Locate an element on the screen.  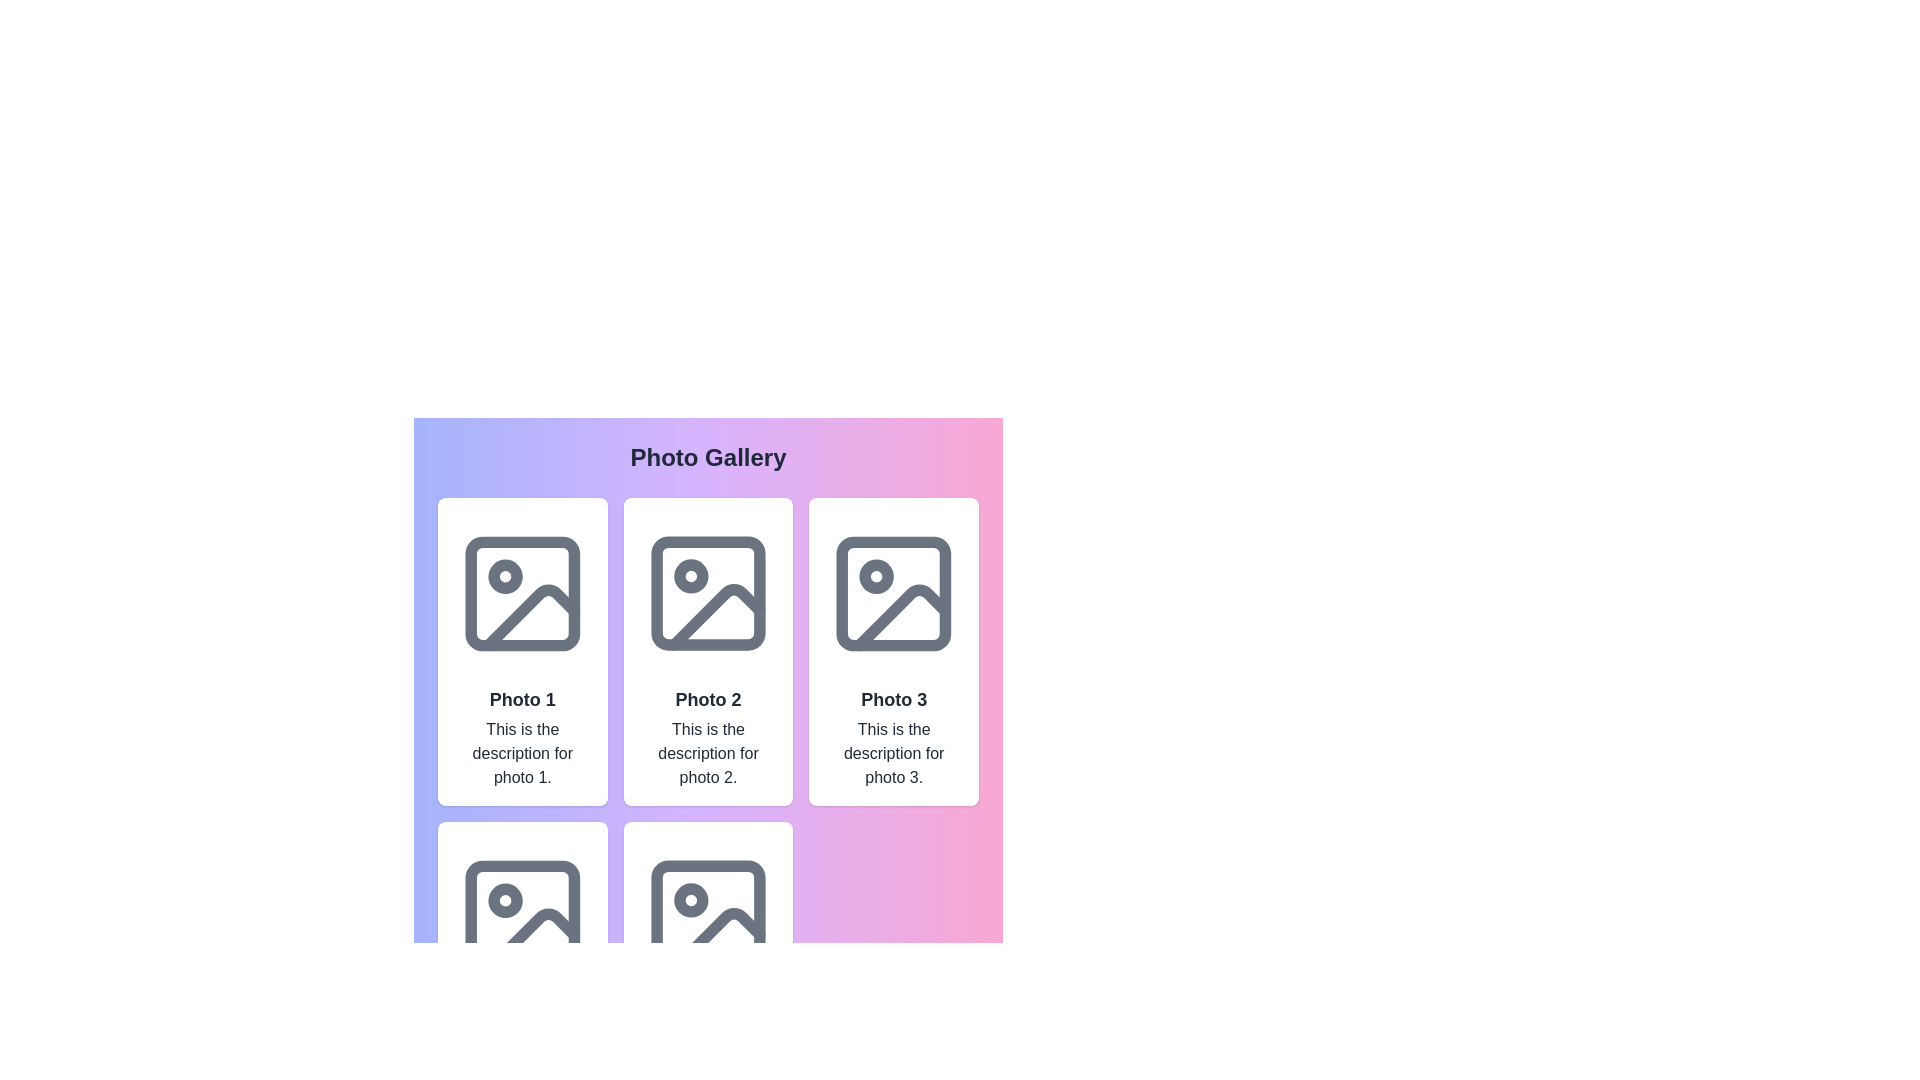
the circle element in the second row of the photo grid, located in the middle of the lower-left tile is located at coordinates (691, 900).